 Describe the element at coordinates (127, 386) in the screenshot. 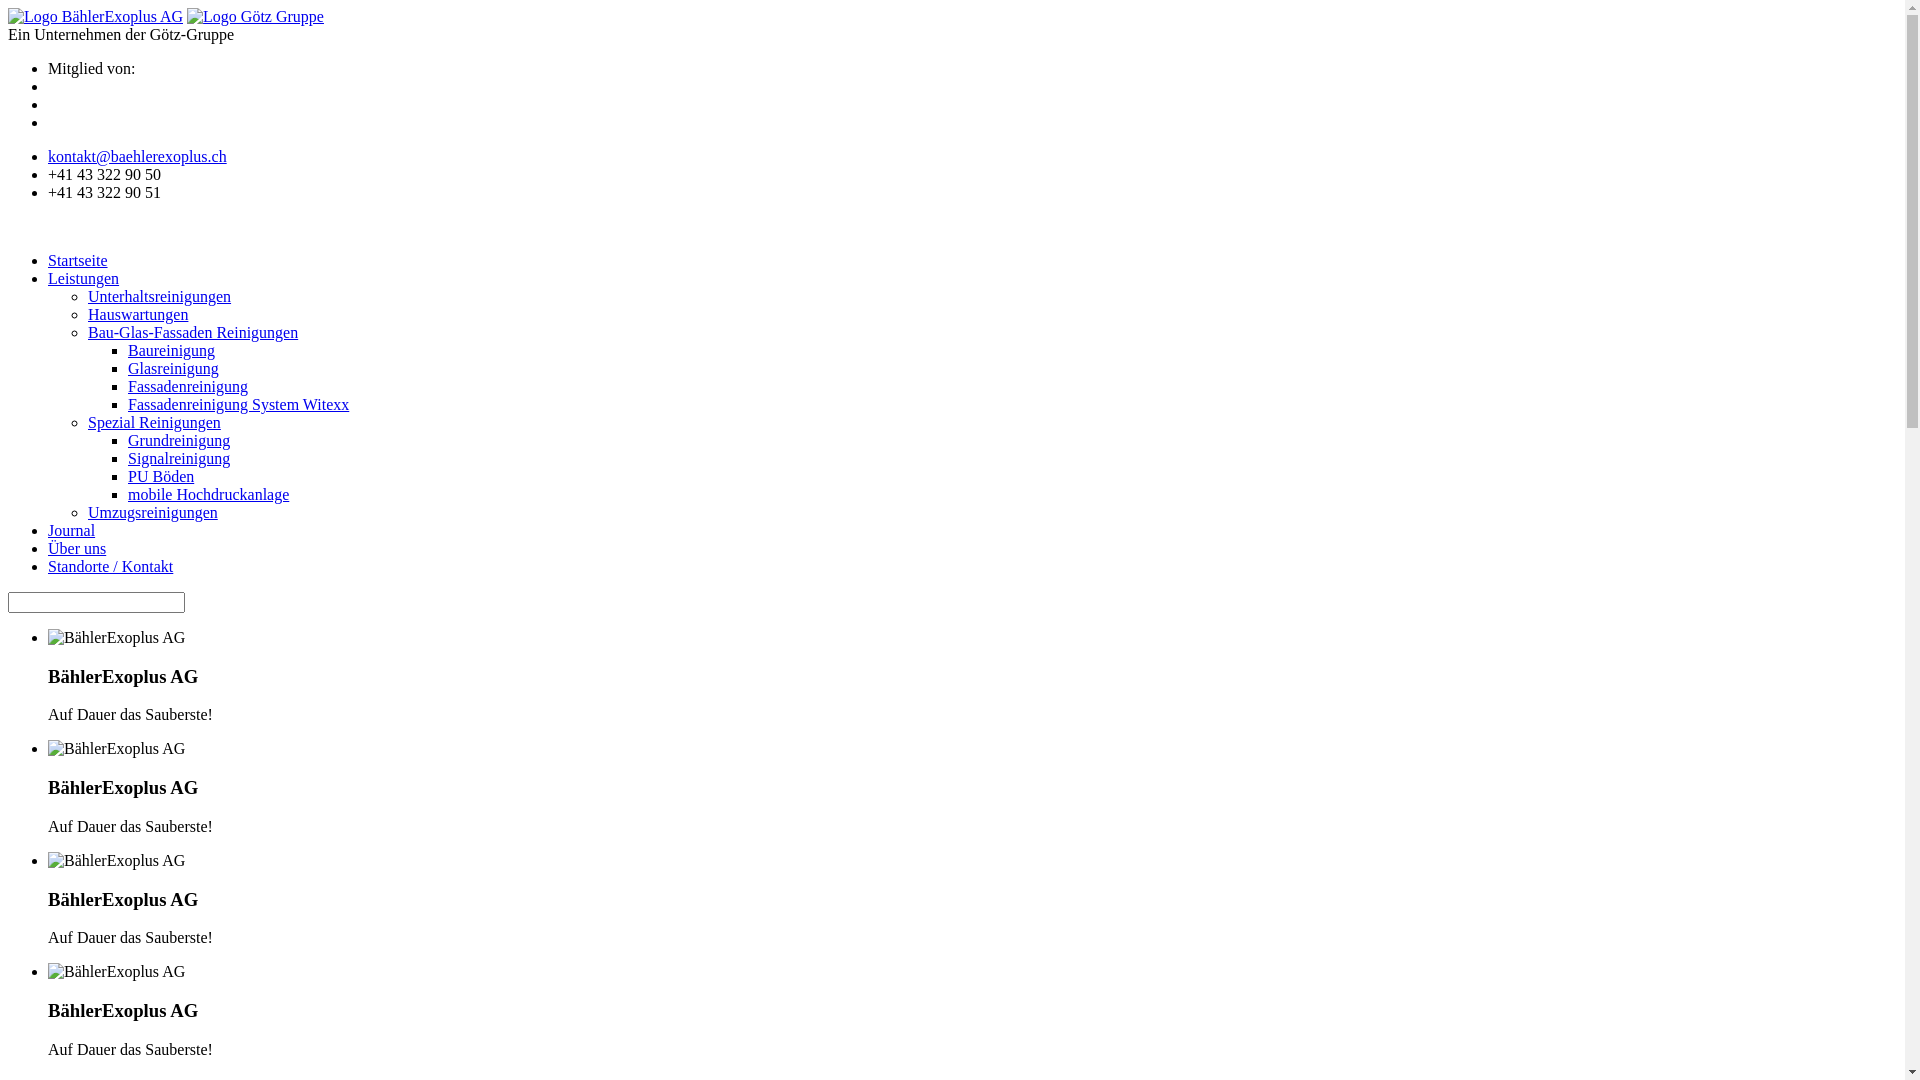

I see `'Fassadenreinigung'` at that location.